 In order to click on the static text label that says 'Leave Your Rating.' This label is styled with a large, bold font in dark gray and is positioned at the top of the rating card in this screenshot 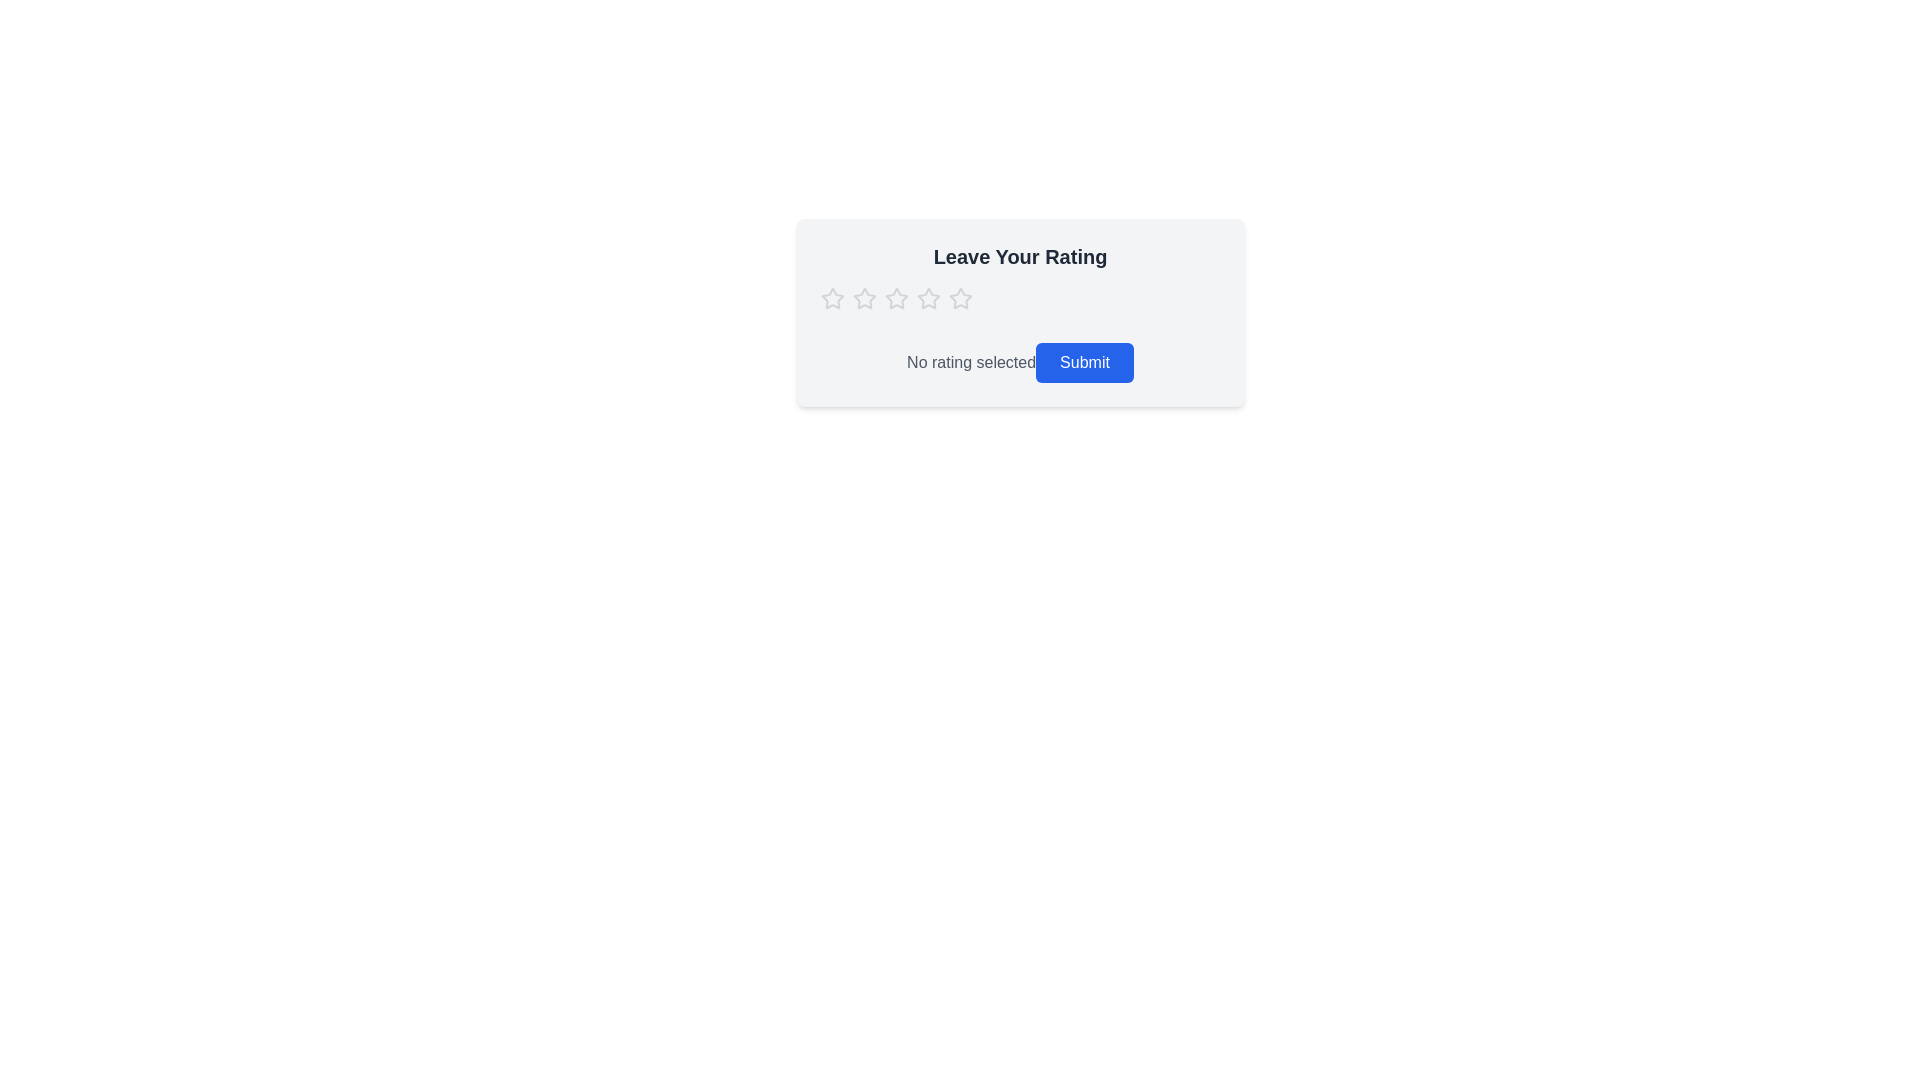, I will do `click(1020, 256)`.